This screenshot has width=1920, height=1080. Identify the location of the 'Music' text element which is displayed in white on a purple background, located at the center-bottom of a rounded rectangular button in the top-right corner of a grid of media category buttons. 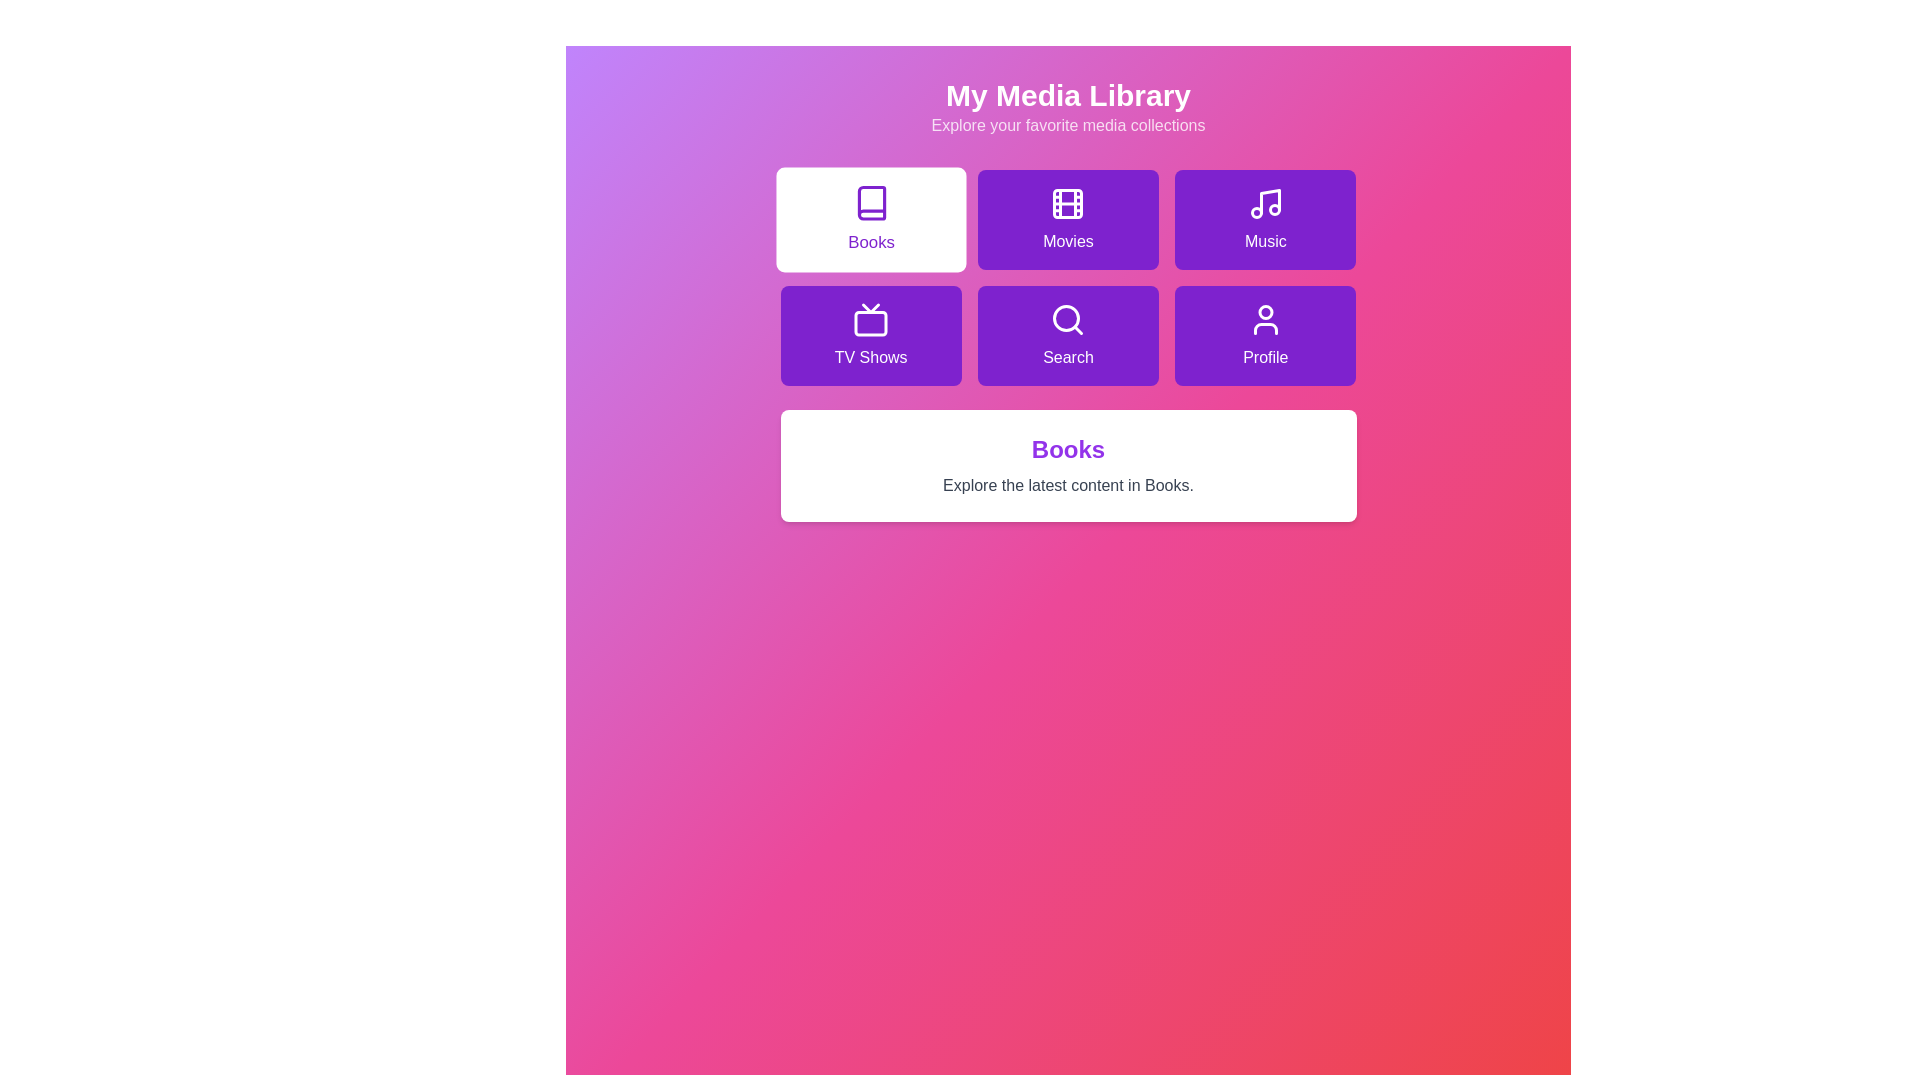
(1264, 241).